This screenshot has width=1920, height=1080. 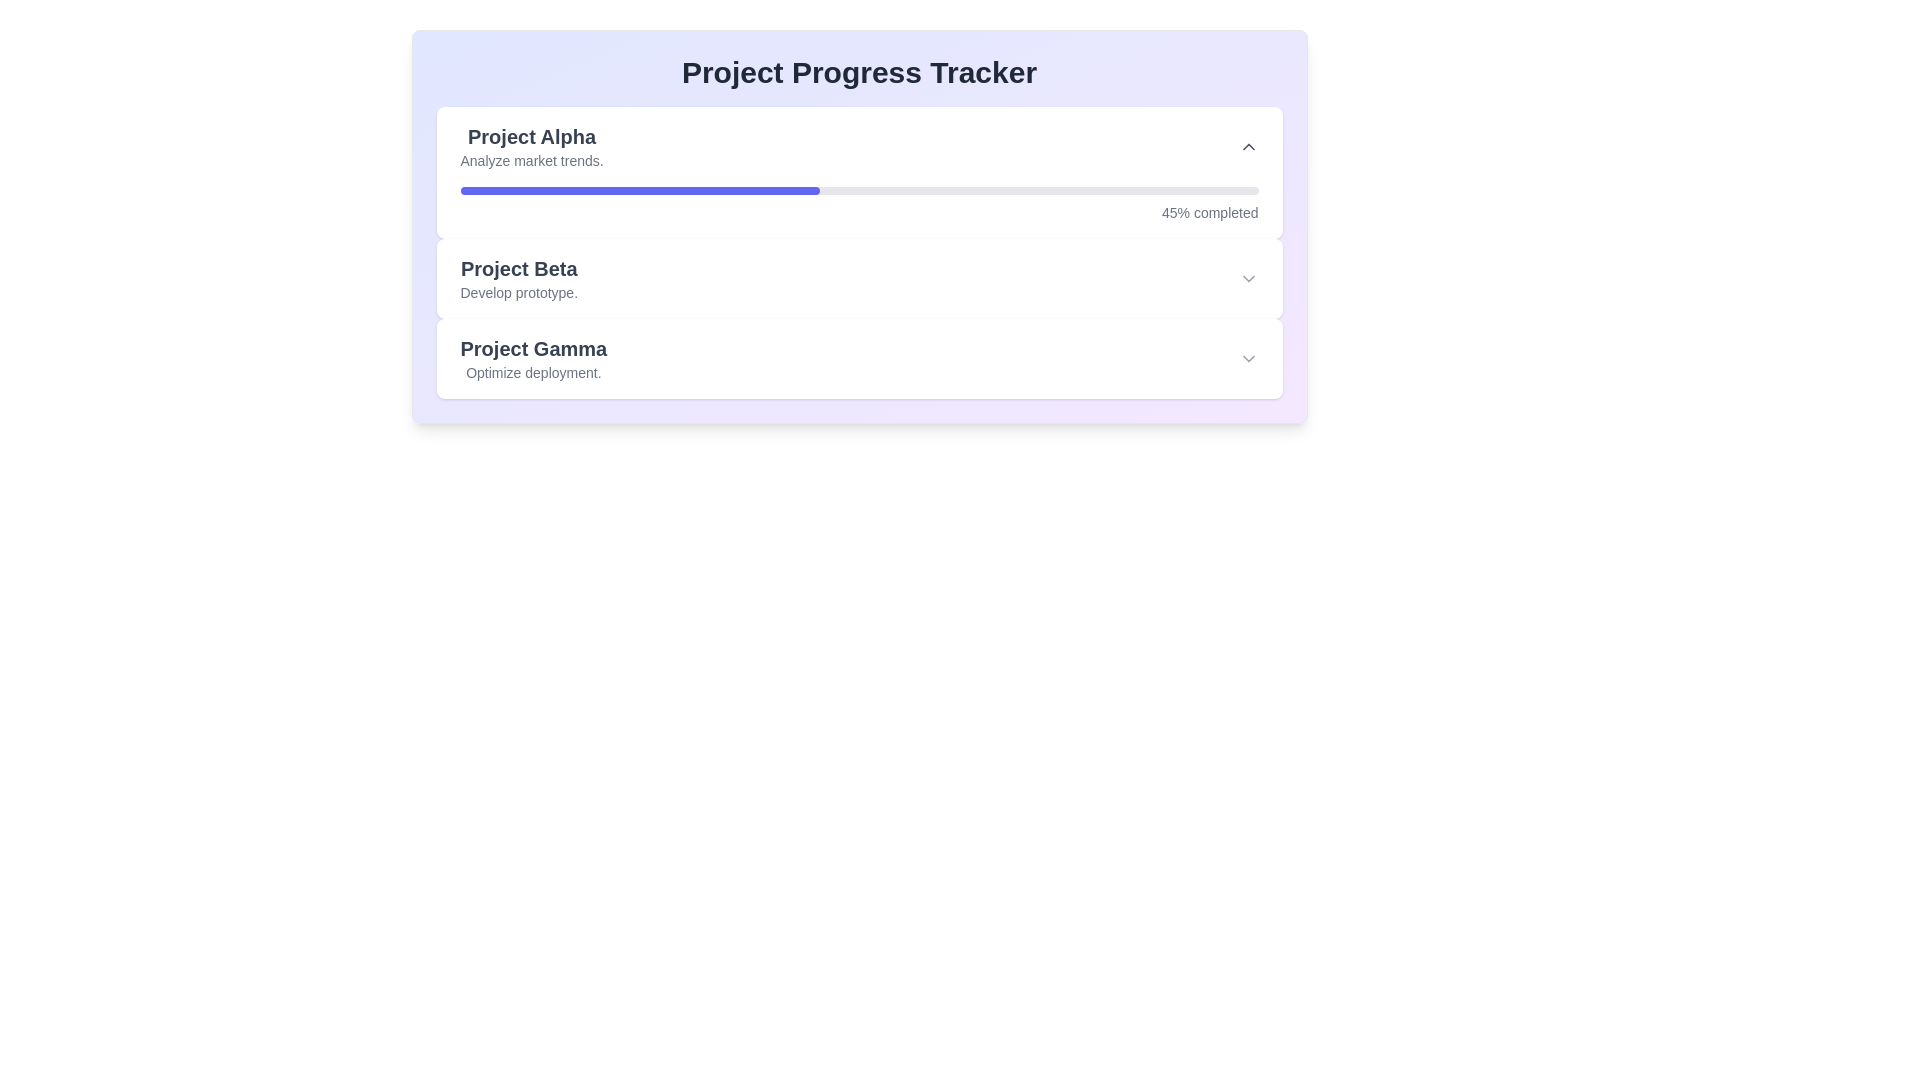 What do you see at coordinates (859, 357) in the screenshot?
I see `the third expandable project card for 'Project Gamma' in the progress tracker` at bounding box center [859, 357].